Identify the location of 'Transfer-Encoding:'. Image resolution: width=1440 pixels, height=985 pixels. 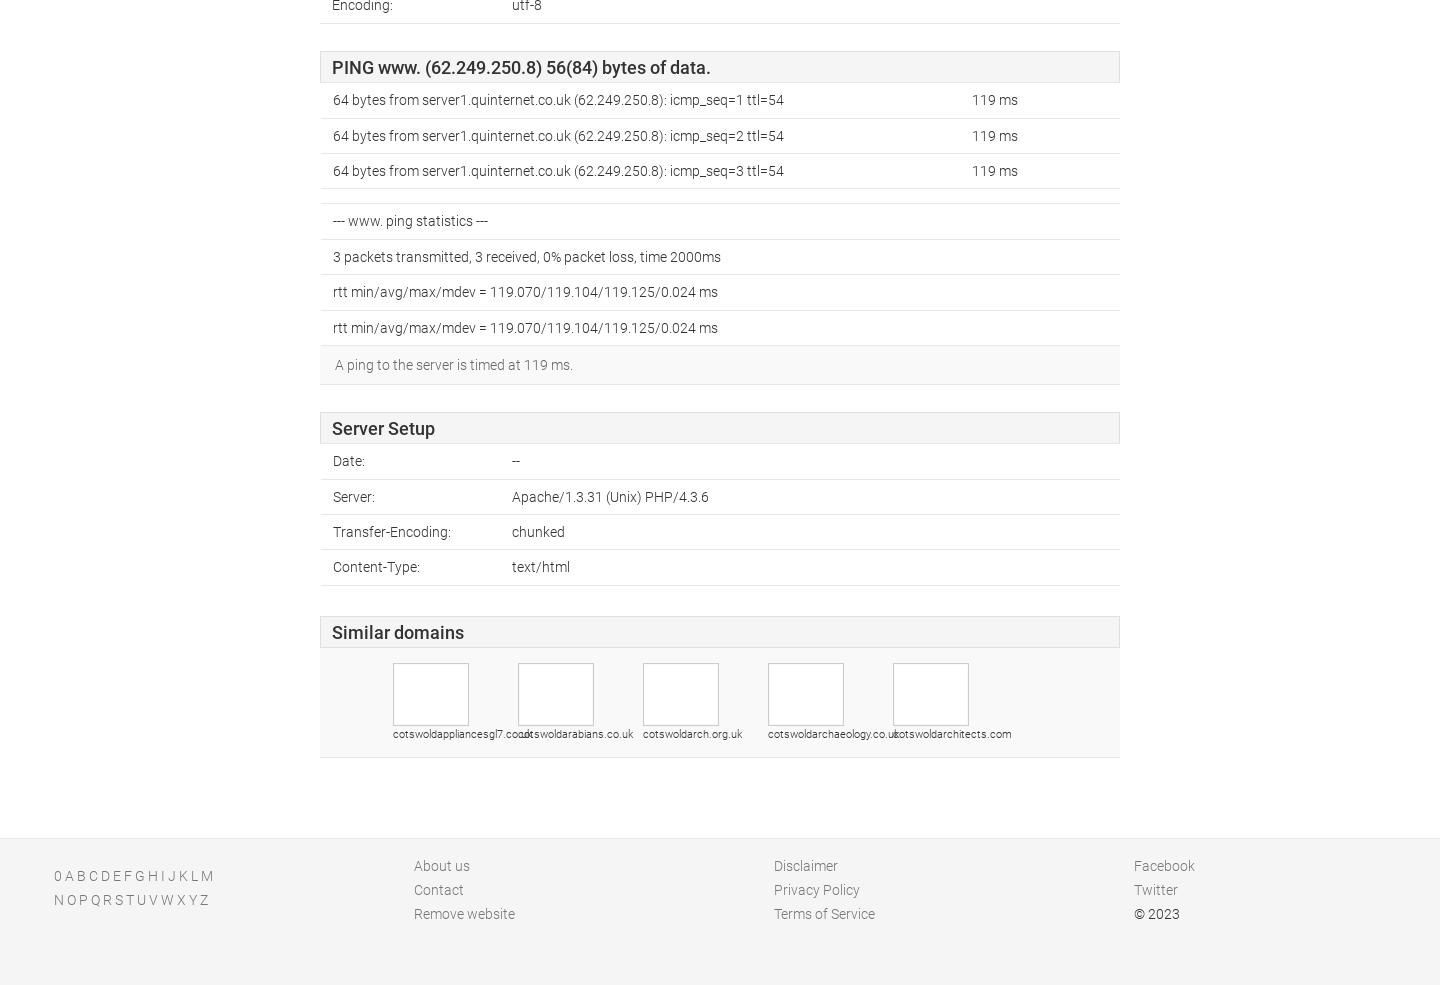
(389, 531).